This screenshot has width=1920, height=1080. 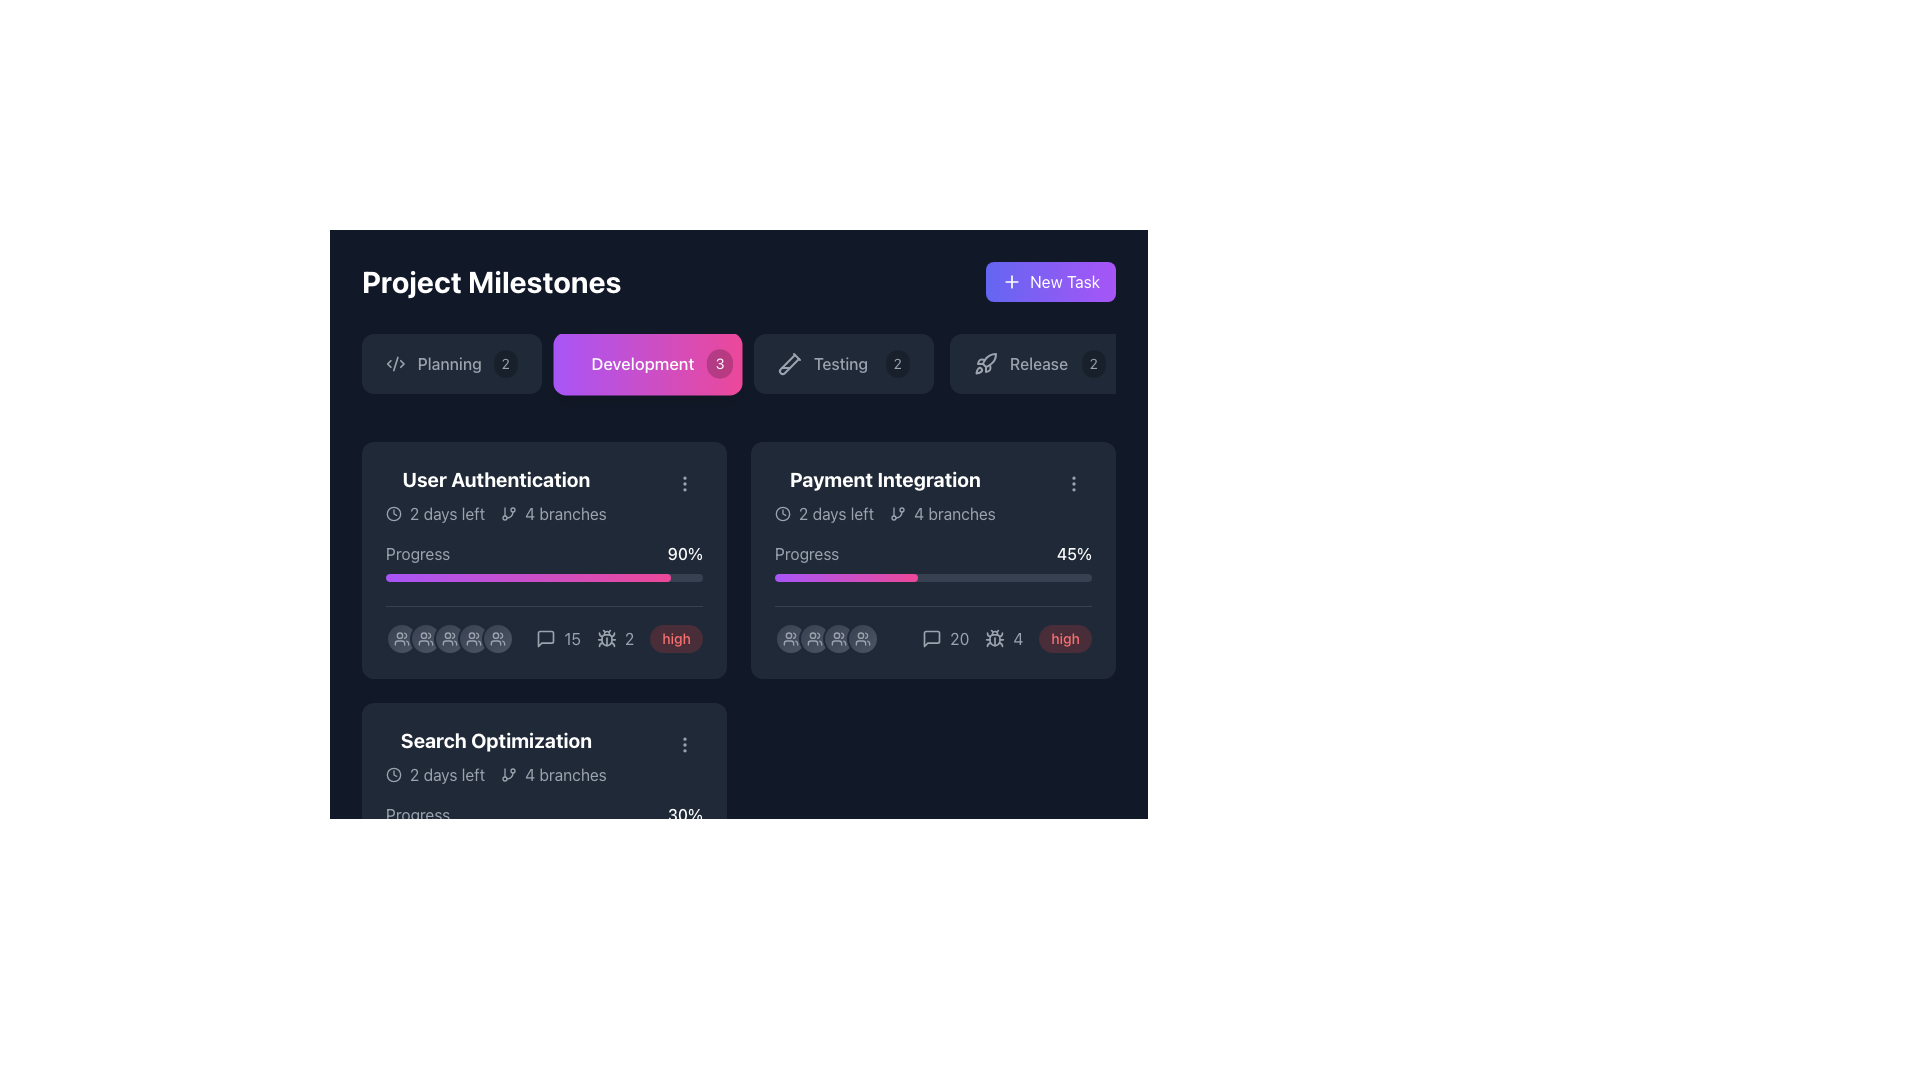 I want to click on the text label displaying 'Progress' in gray font, which is located in the 'Search Optimization' card interface, positioned above a progress bar and to the left of a percentage indicator, so click(x=417, y=814).